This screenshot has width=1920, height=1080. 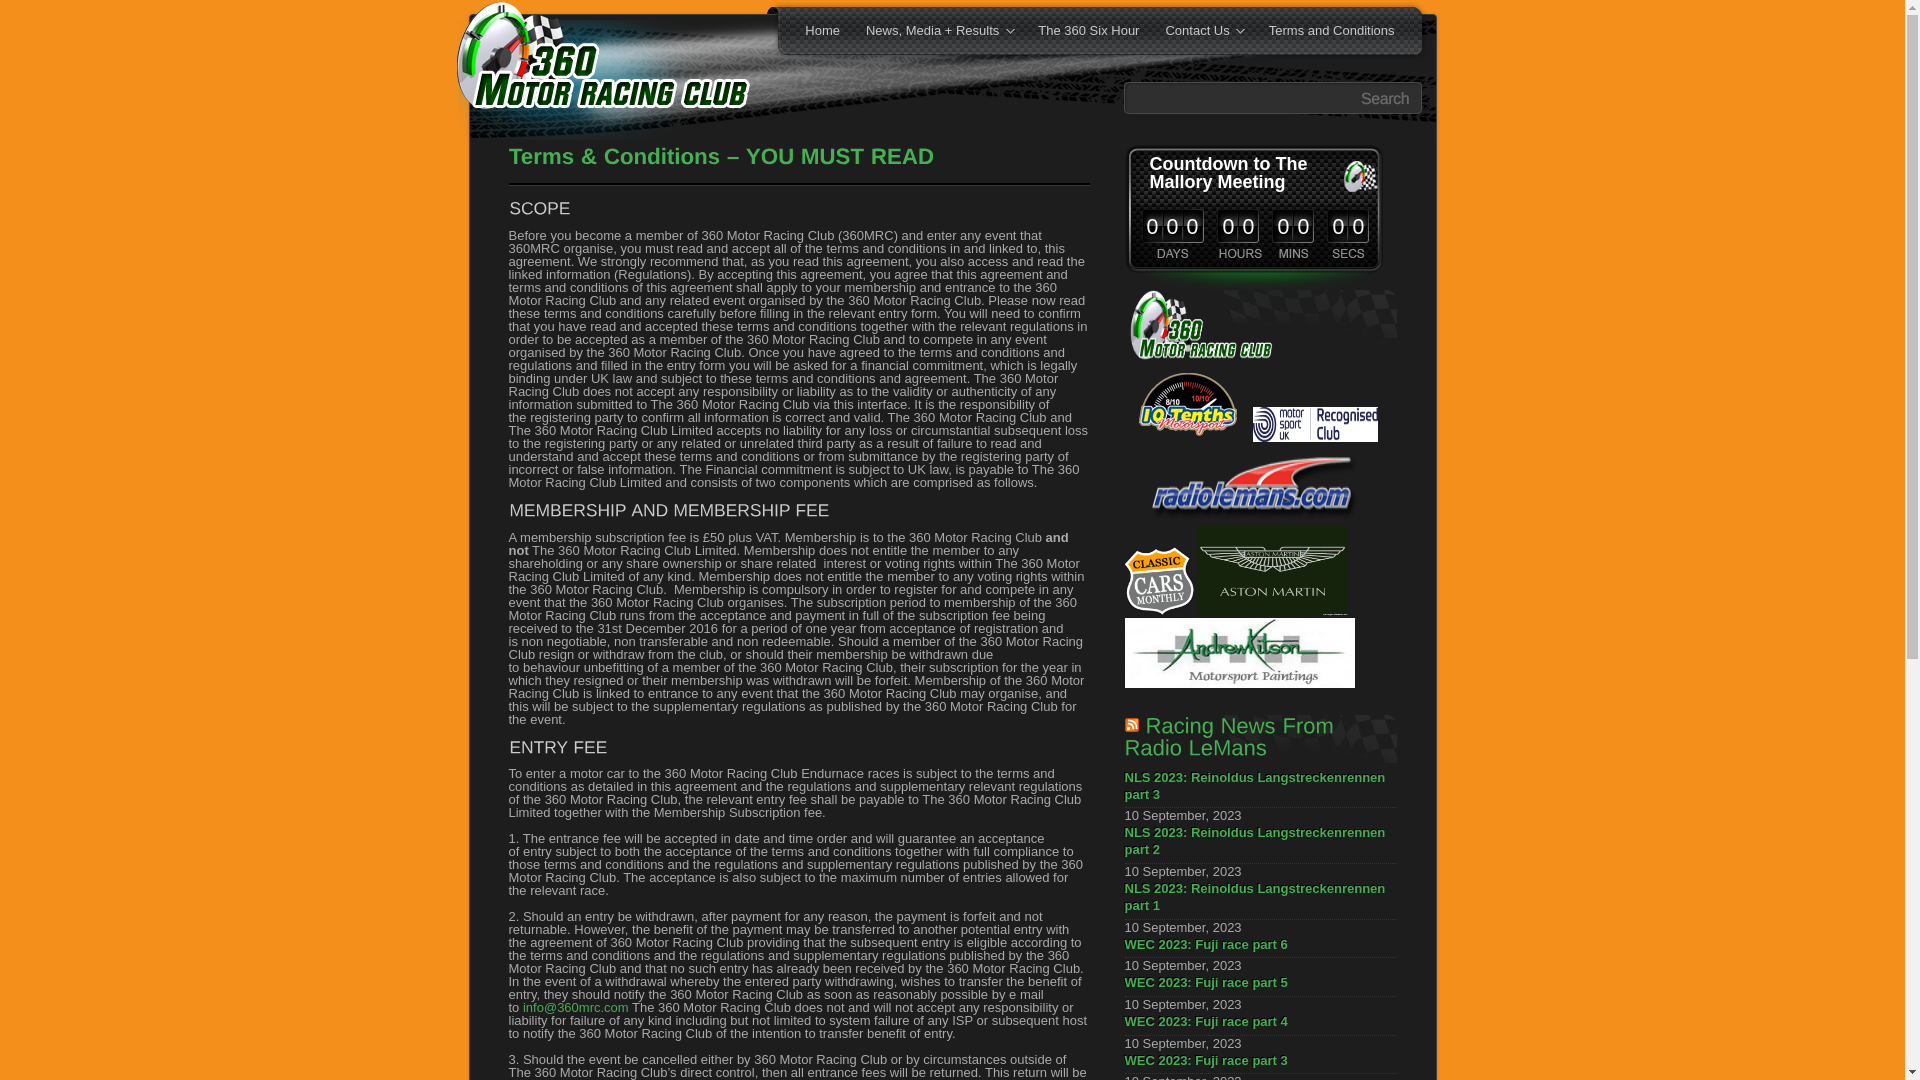 I want to click on 'The 360 Six Hour', so click(x=1025, y=30).